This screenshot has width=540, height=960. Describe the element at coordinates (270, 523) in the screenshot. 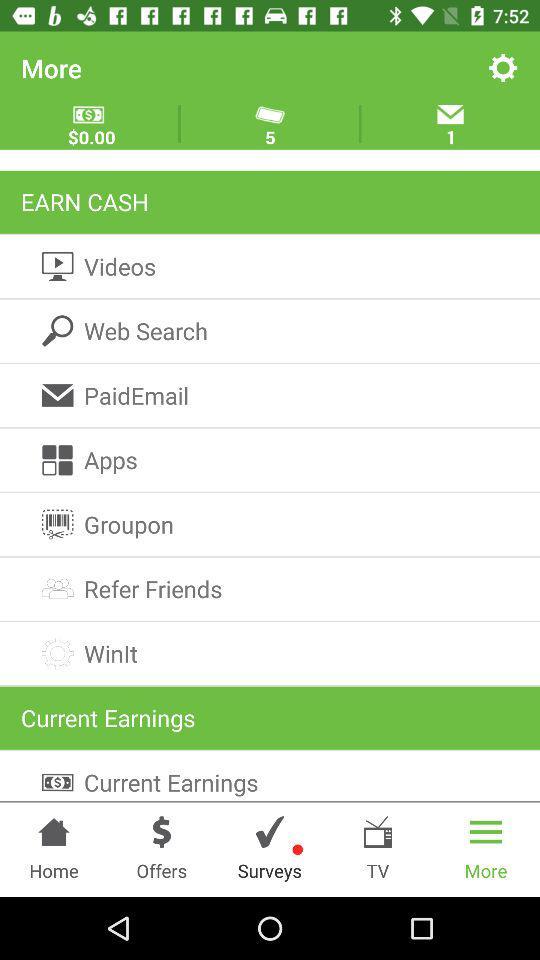

I see `the item below the apps icon` at that location.